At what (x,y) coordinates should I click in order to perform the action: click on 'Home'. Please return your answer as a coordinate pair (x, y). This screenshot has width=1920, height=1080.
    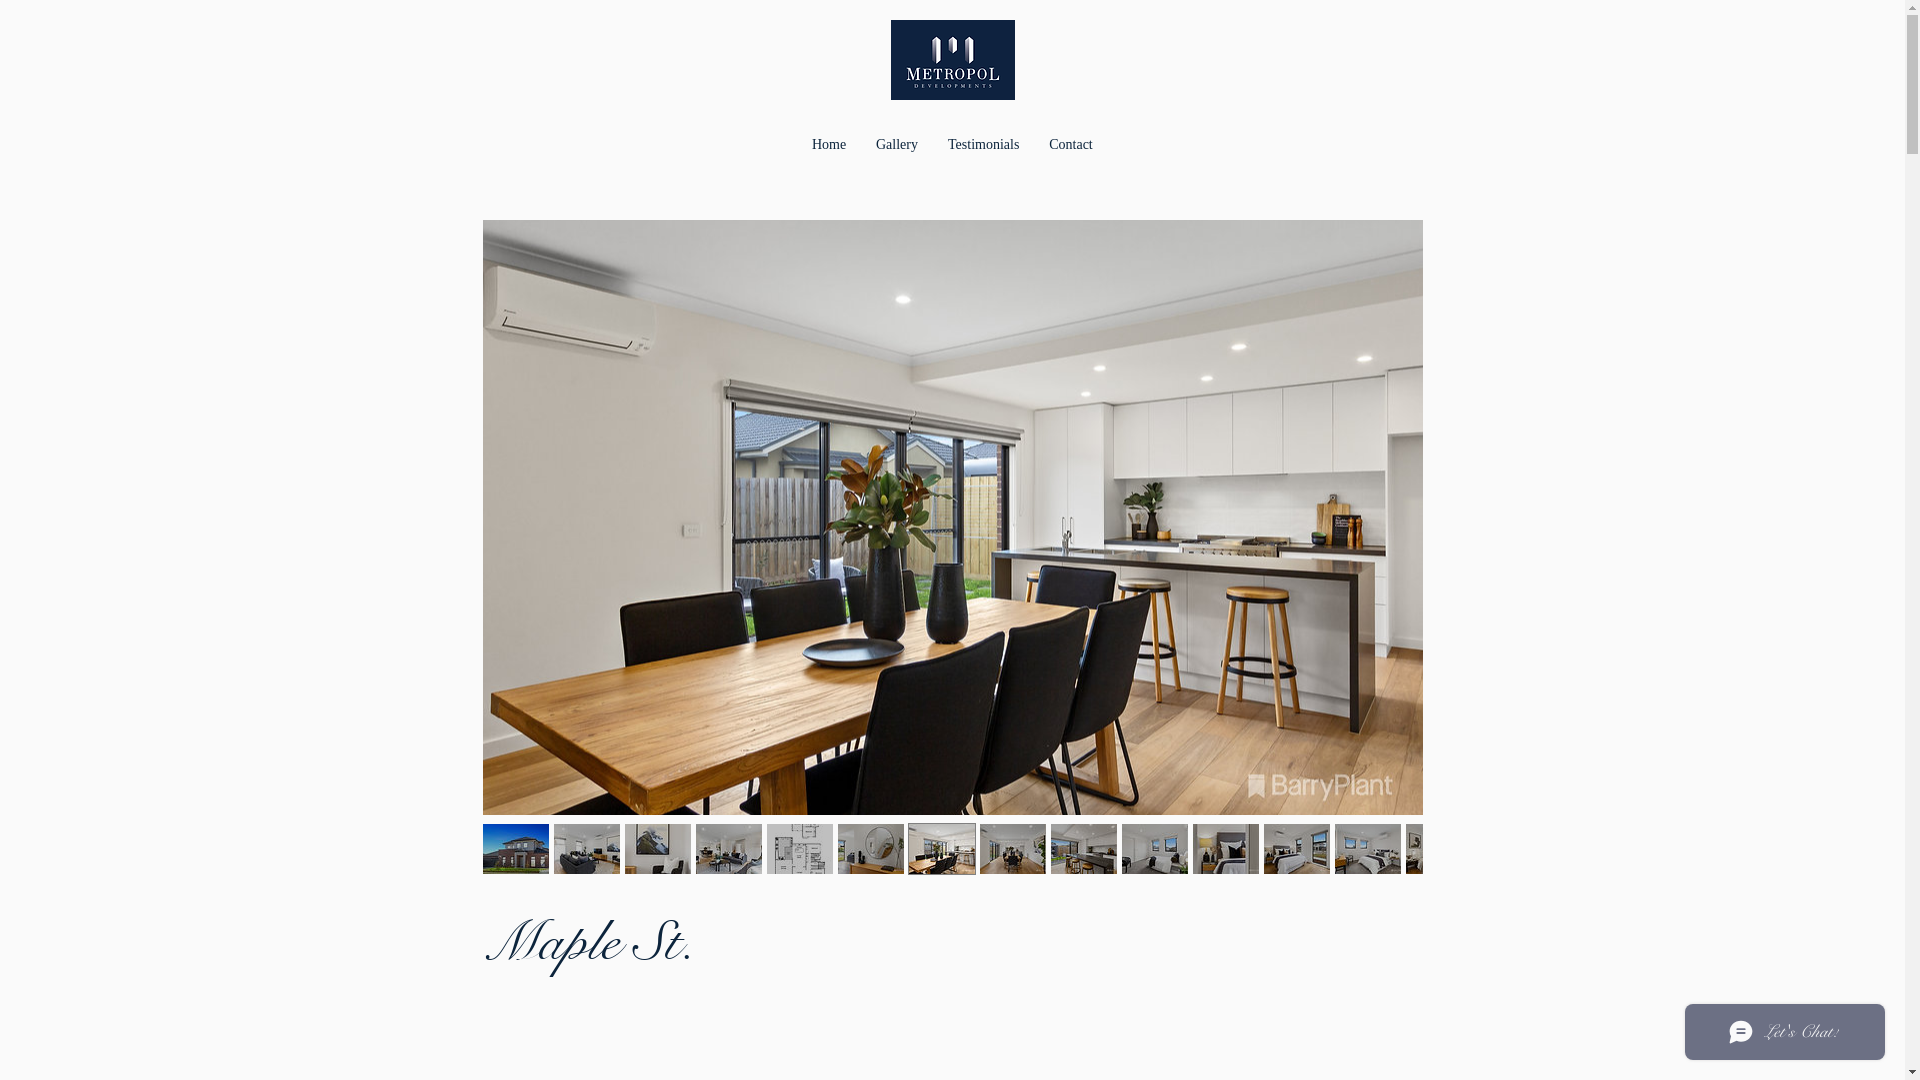
    Looking at the image, I should click on (829, 144).